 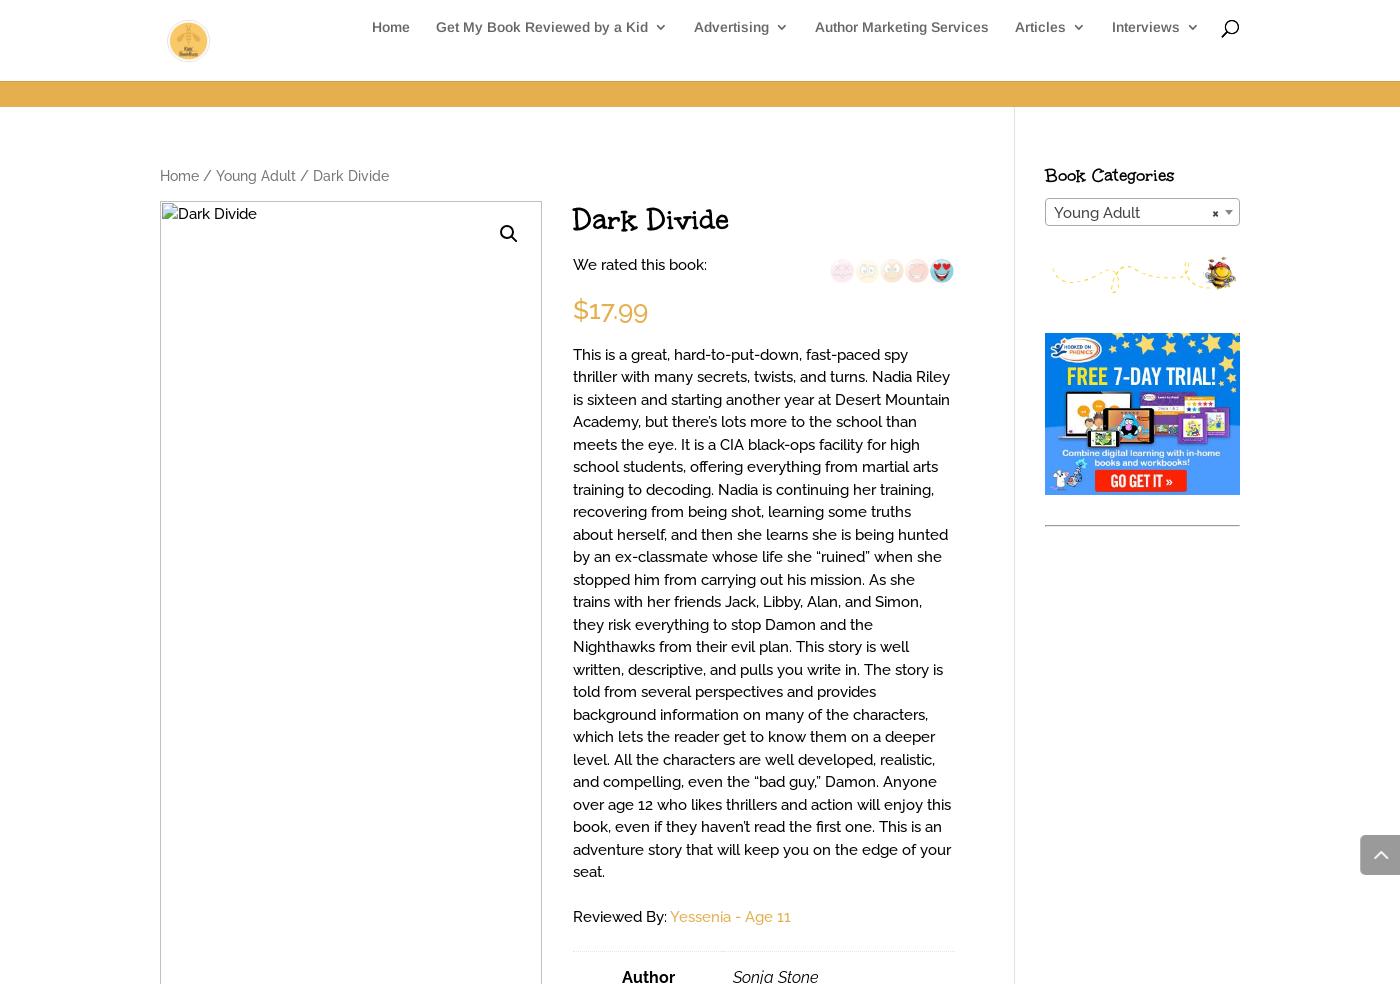 I want to click on '/ Dark Divide', so click(x=342, y=176).